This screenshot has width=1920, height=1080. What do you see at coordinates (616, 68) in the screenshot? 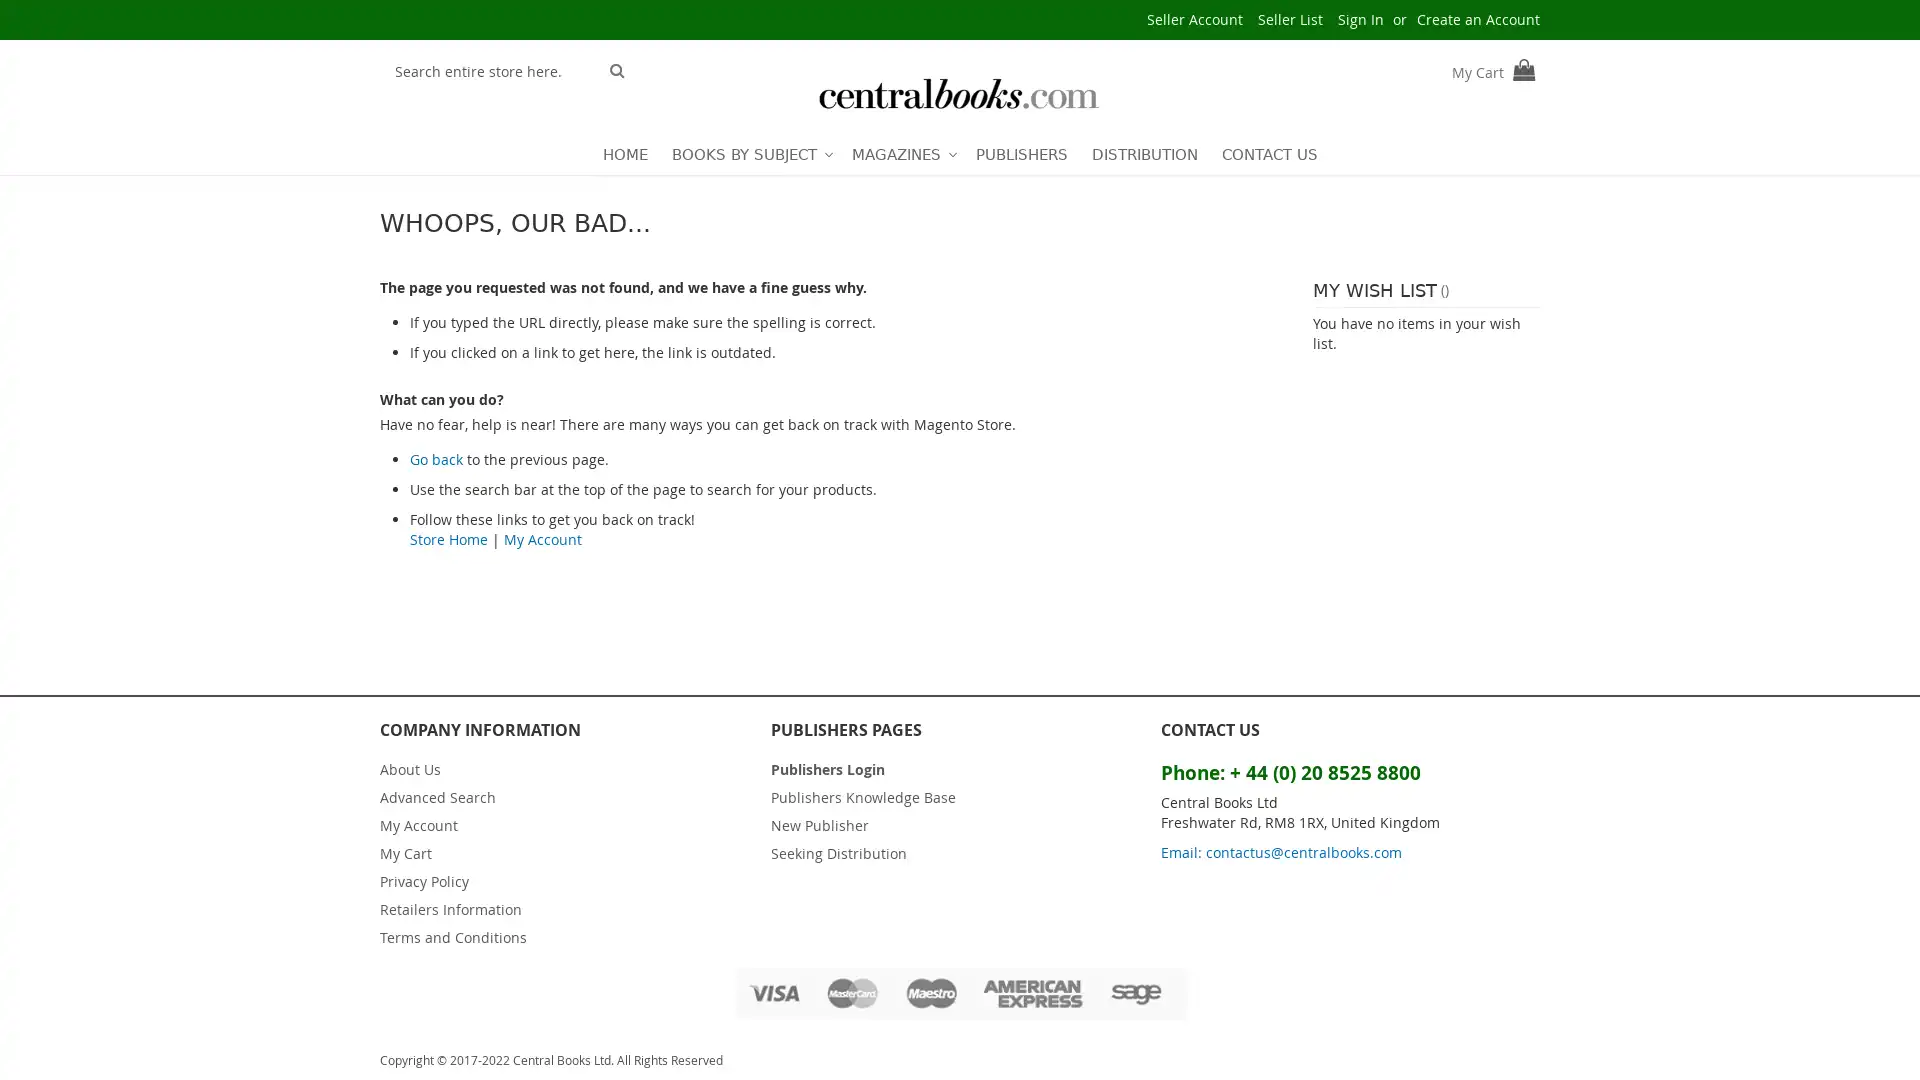
I see `Search` at bounding box center [616, 68].